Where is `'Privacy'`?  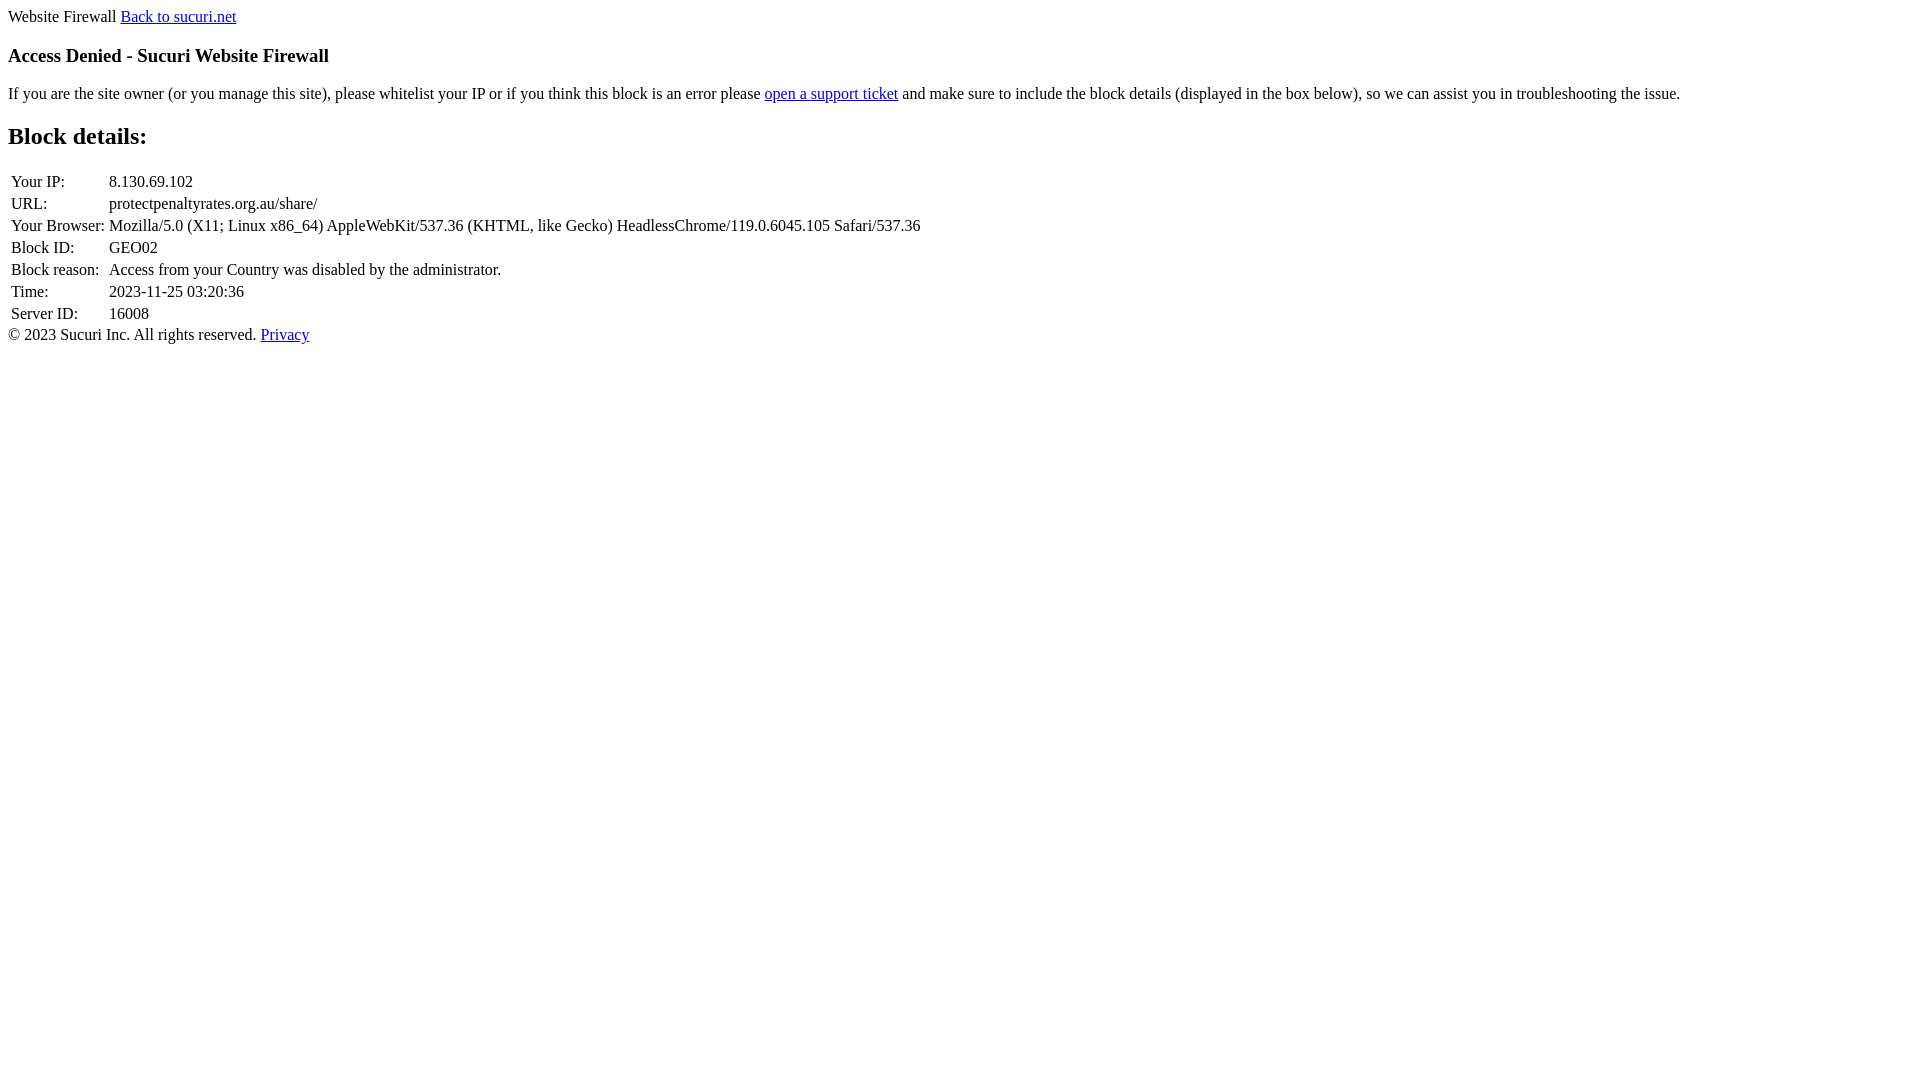
'Privacy' is located at coordinates (284, 333).